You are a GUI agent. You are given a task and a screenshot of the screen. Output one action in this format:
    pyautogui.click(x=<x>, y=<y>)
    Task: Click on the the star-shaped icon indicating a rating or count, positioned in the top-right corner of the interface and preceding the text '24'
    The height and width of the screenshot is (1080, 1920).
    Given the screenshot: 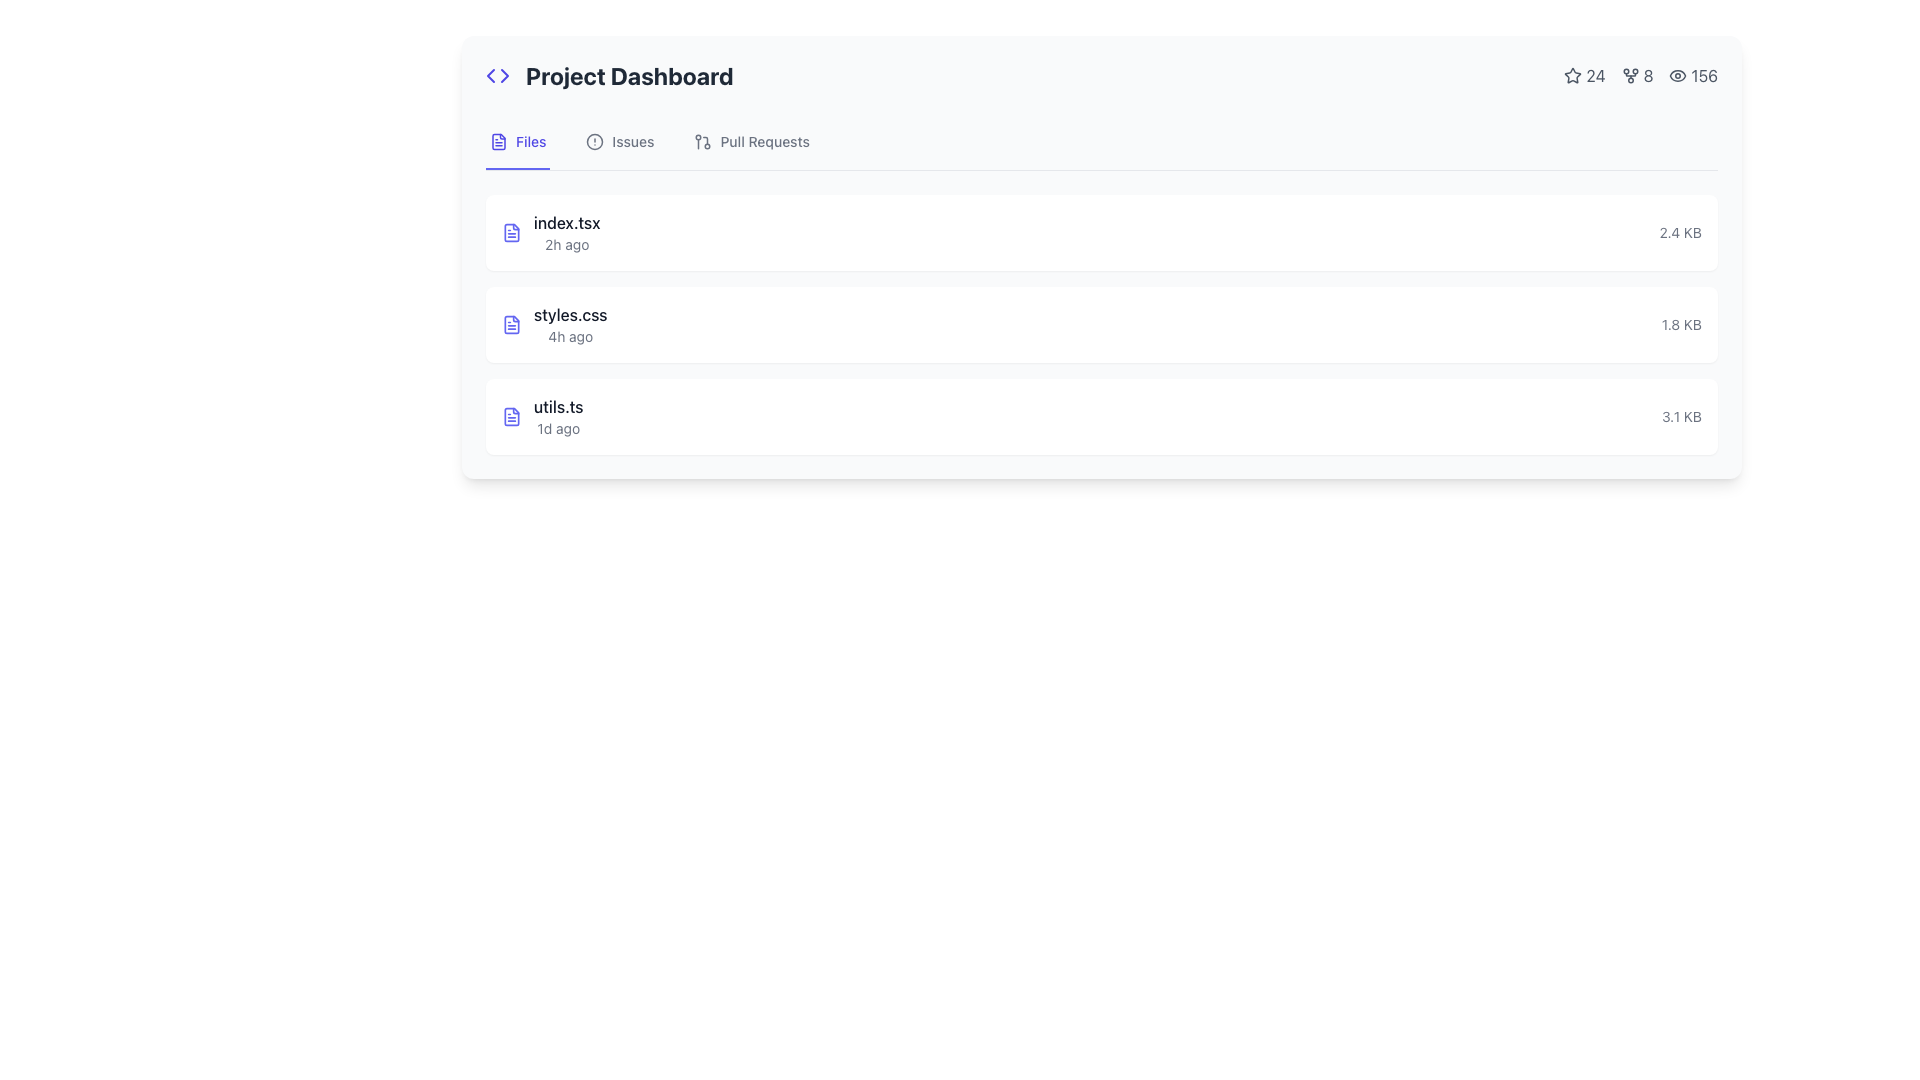 What is the action you would take?
    pyautogui.click(x=1572, y=75)
    